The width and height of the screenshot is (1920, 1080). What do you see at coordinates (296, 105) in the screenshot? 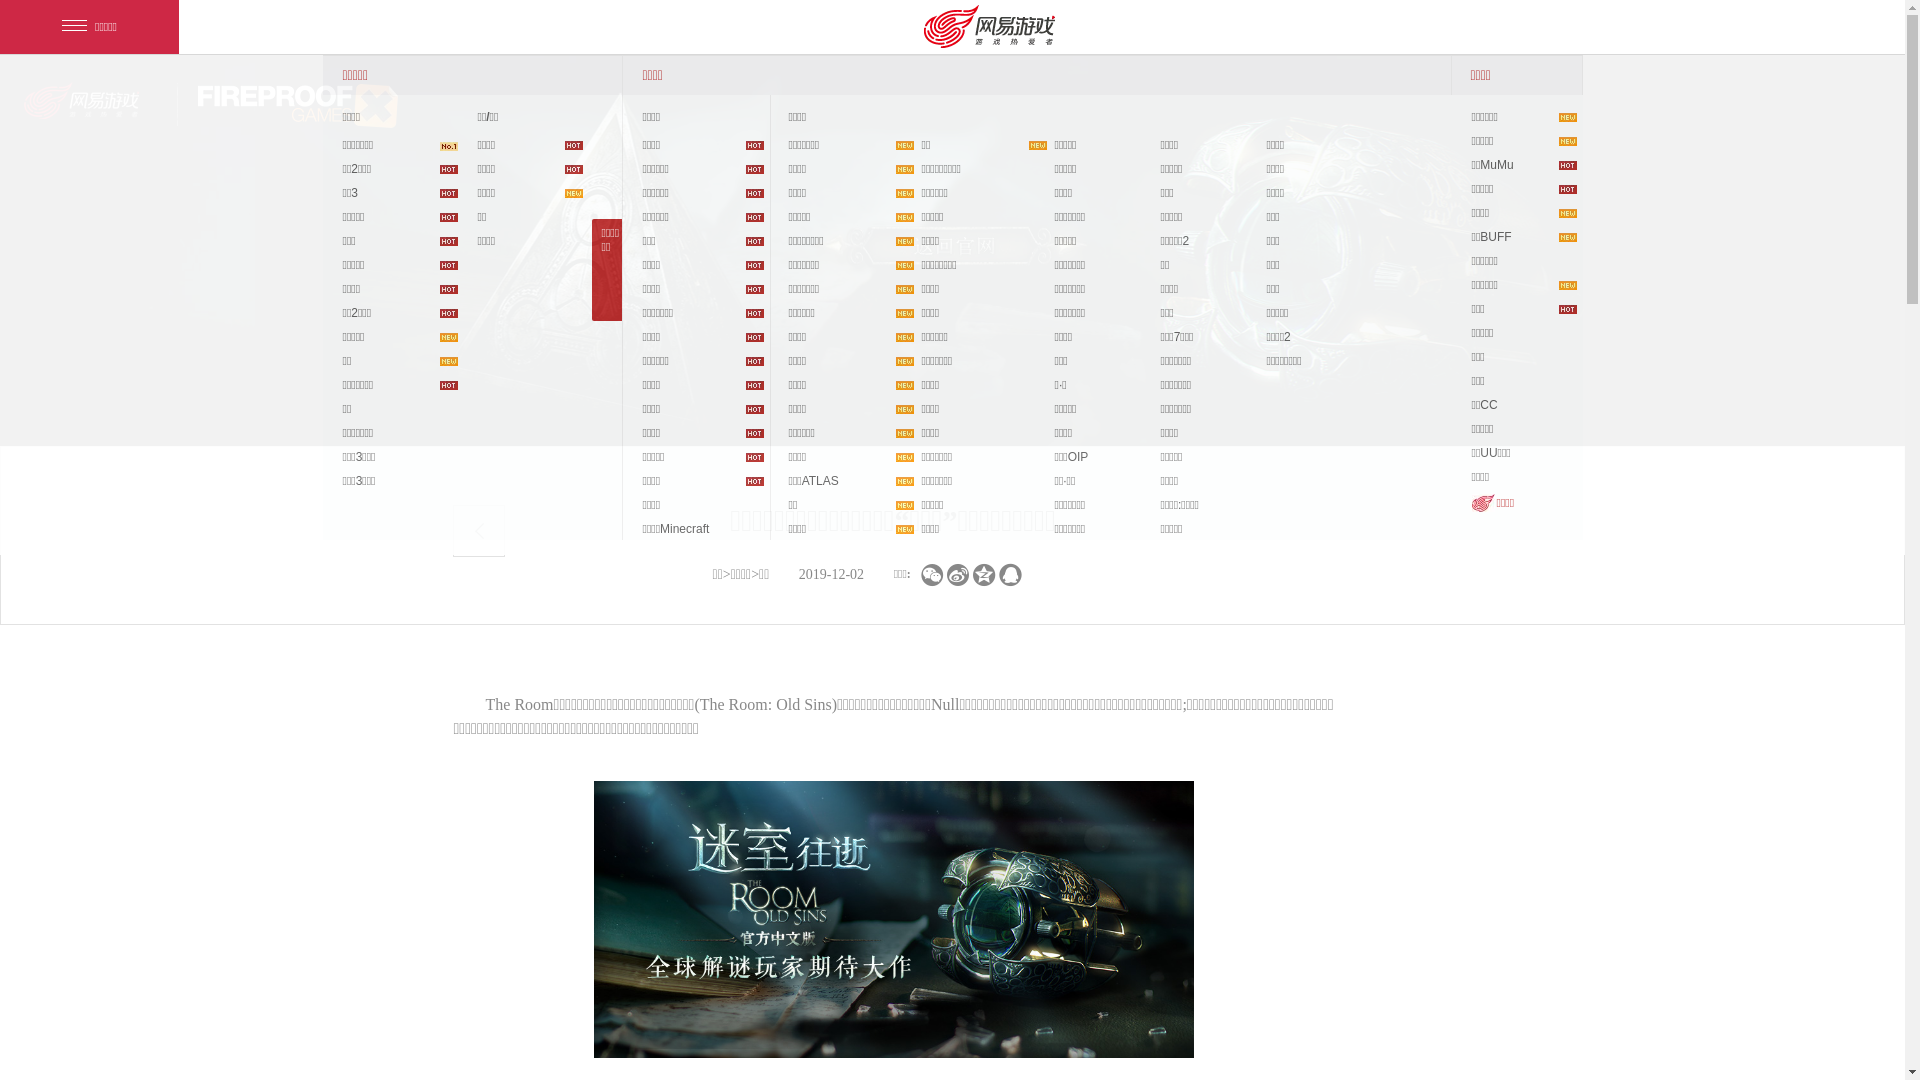
I see `'fireproof'` at bounding box center [296, 105].